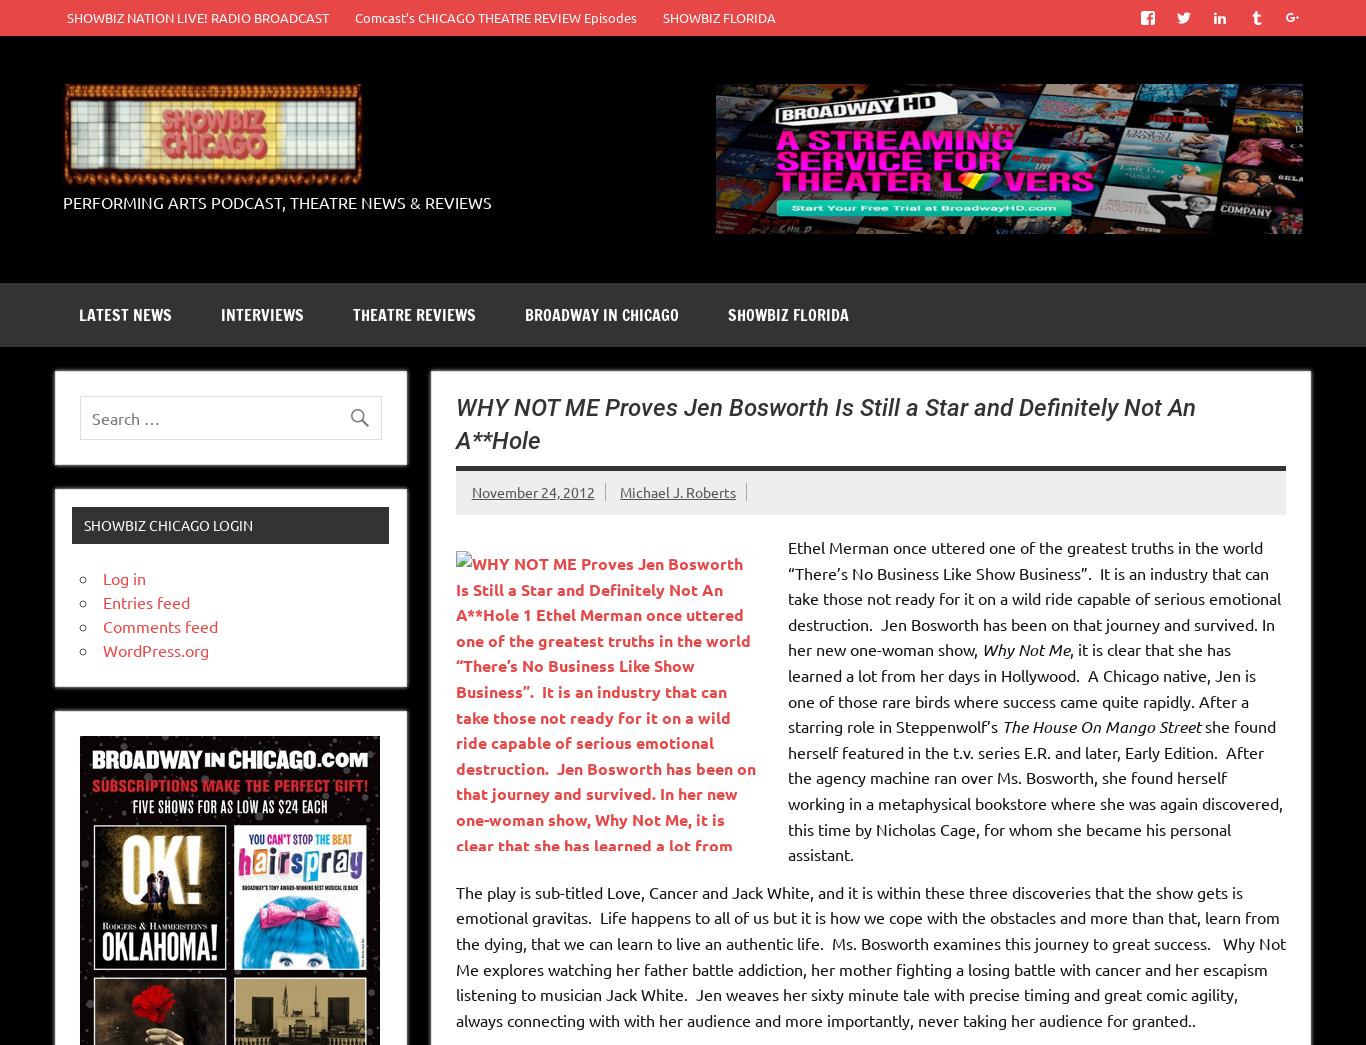 The image size is (1366, 1045). Describe the element at coordinates (154, 649) in the screenshot. I see `'WordPress.org'` at that location.